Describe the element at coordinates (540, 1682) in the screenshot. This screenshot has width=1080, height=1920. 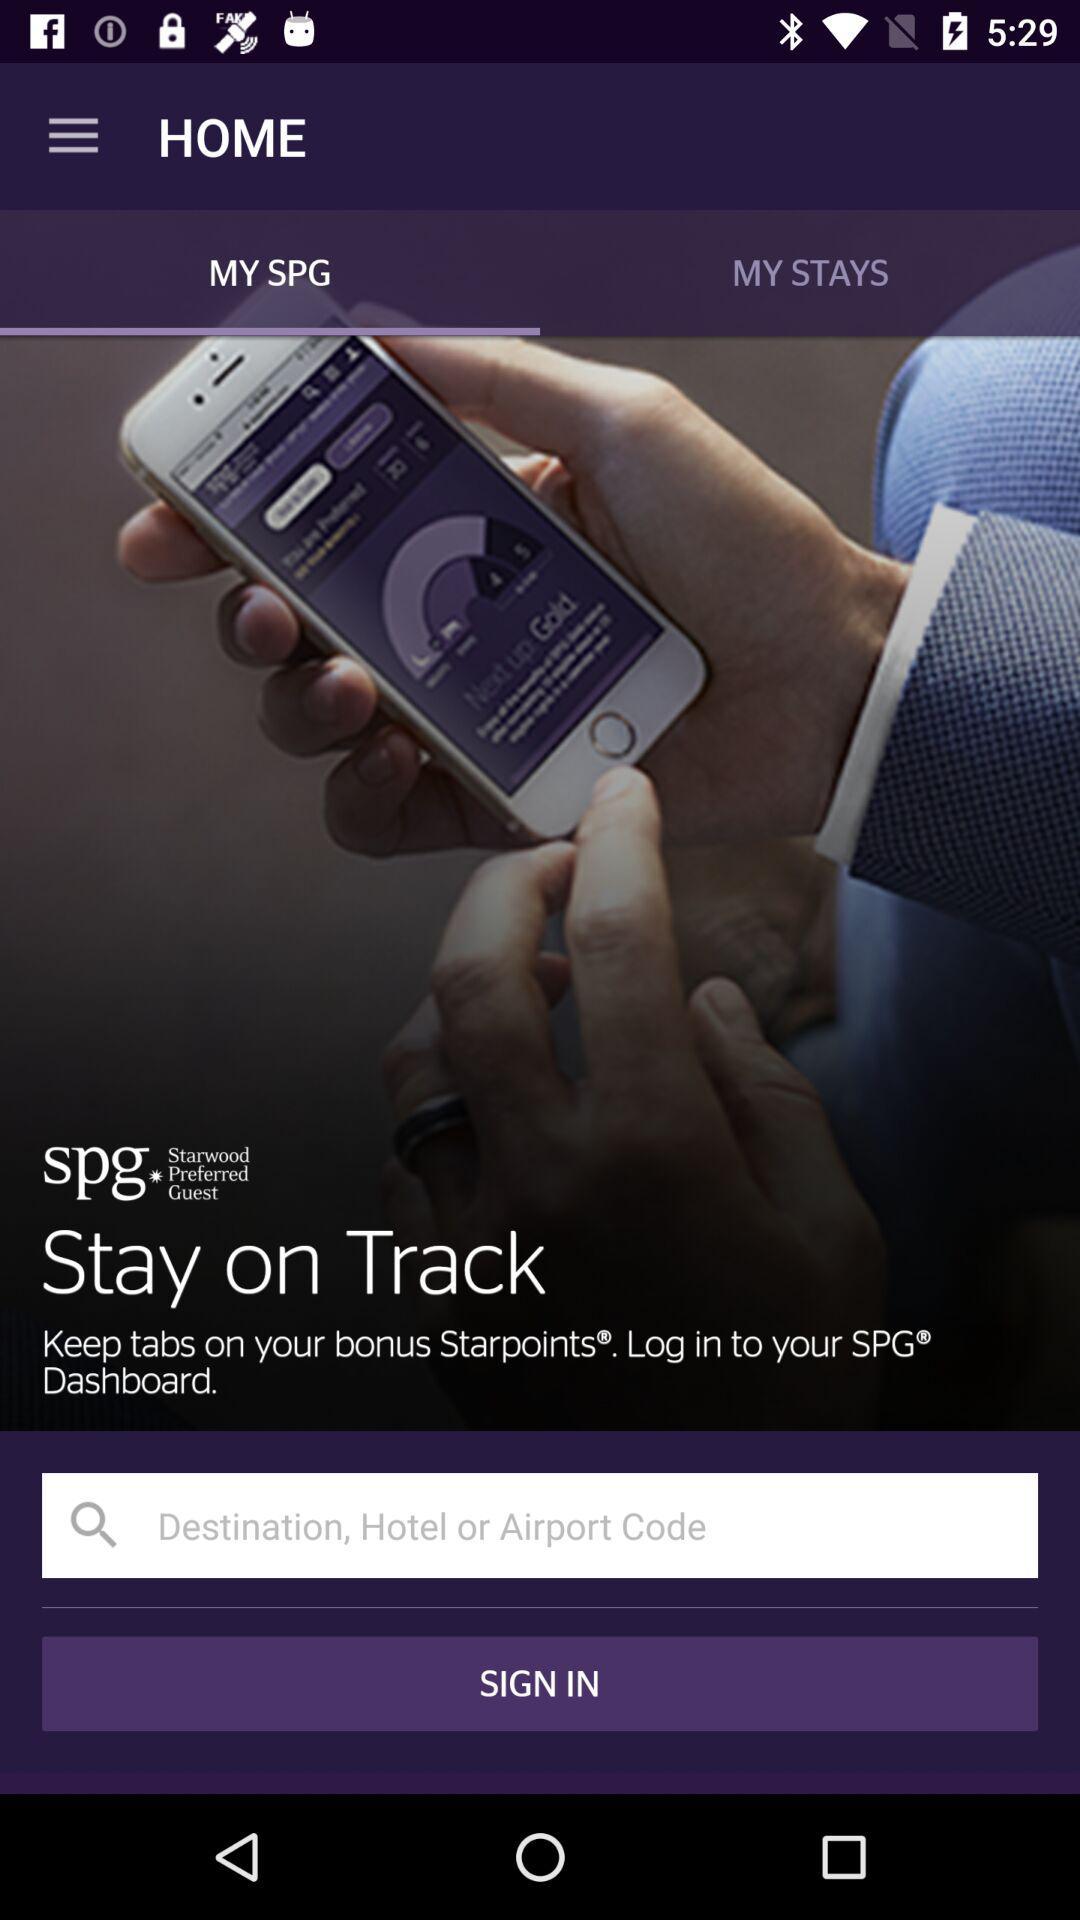
I see `the sign in` at that location.